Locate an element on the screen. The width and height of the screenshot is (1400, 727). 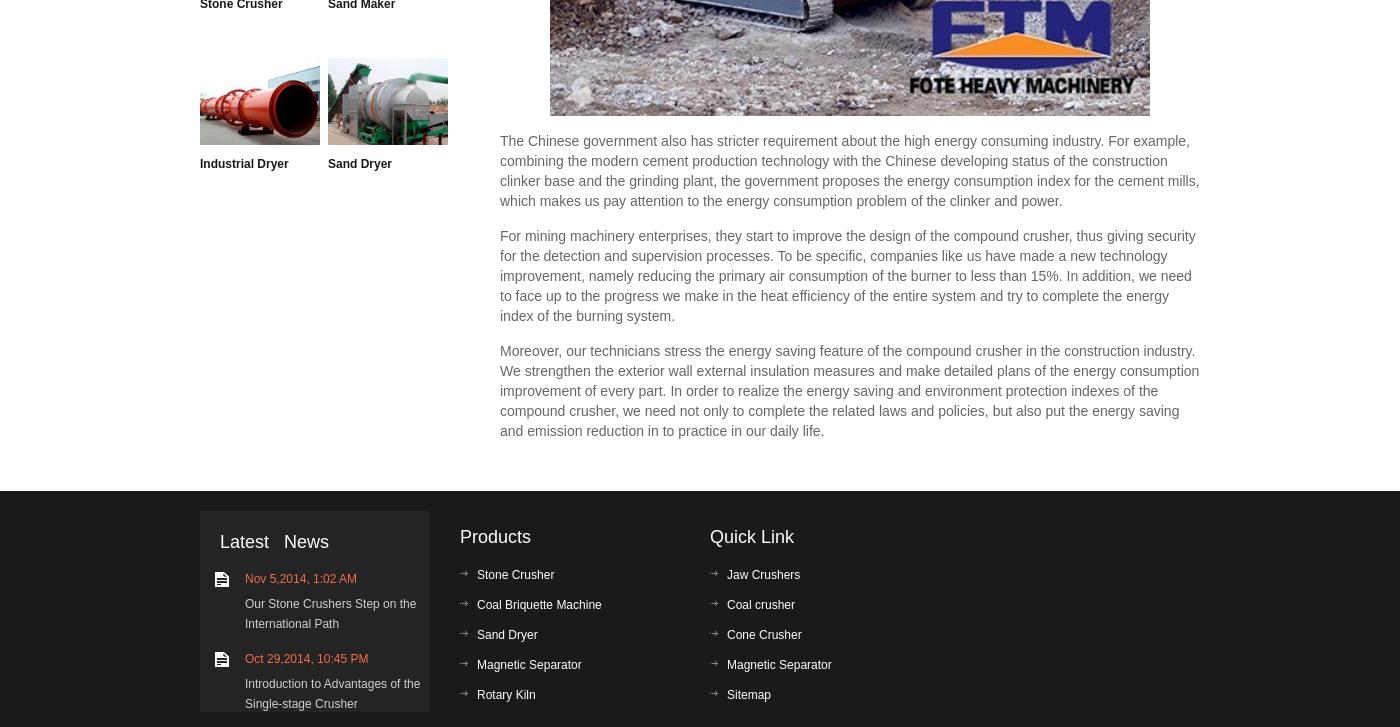
'The Chinese government also has stricter requirement about the high energy consuming industry. For example, combining the modern cement production technology with the Chinese developing status of the construction clinker base and the grinding plant, the government proposes the energy consumption index for the cement mills, which makes us pay attention to the energy consumption problem of the clinker and power.' is located at coordinates (499, 170).